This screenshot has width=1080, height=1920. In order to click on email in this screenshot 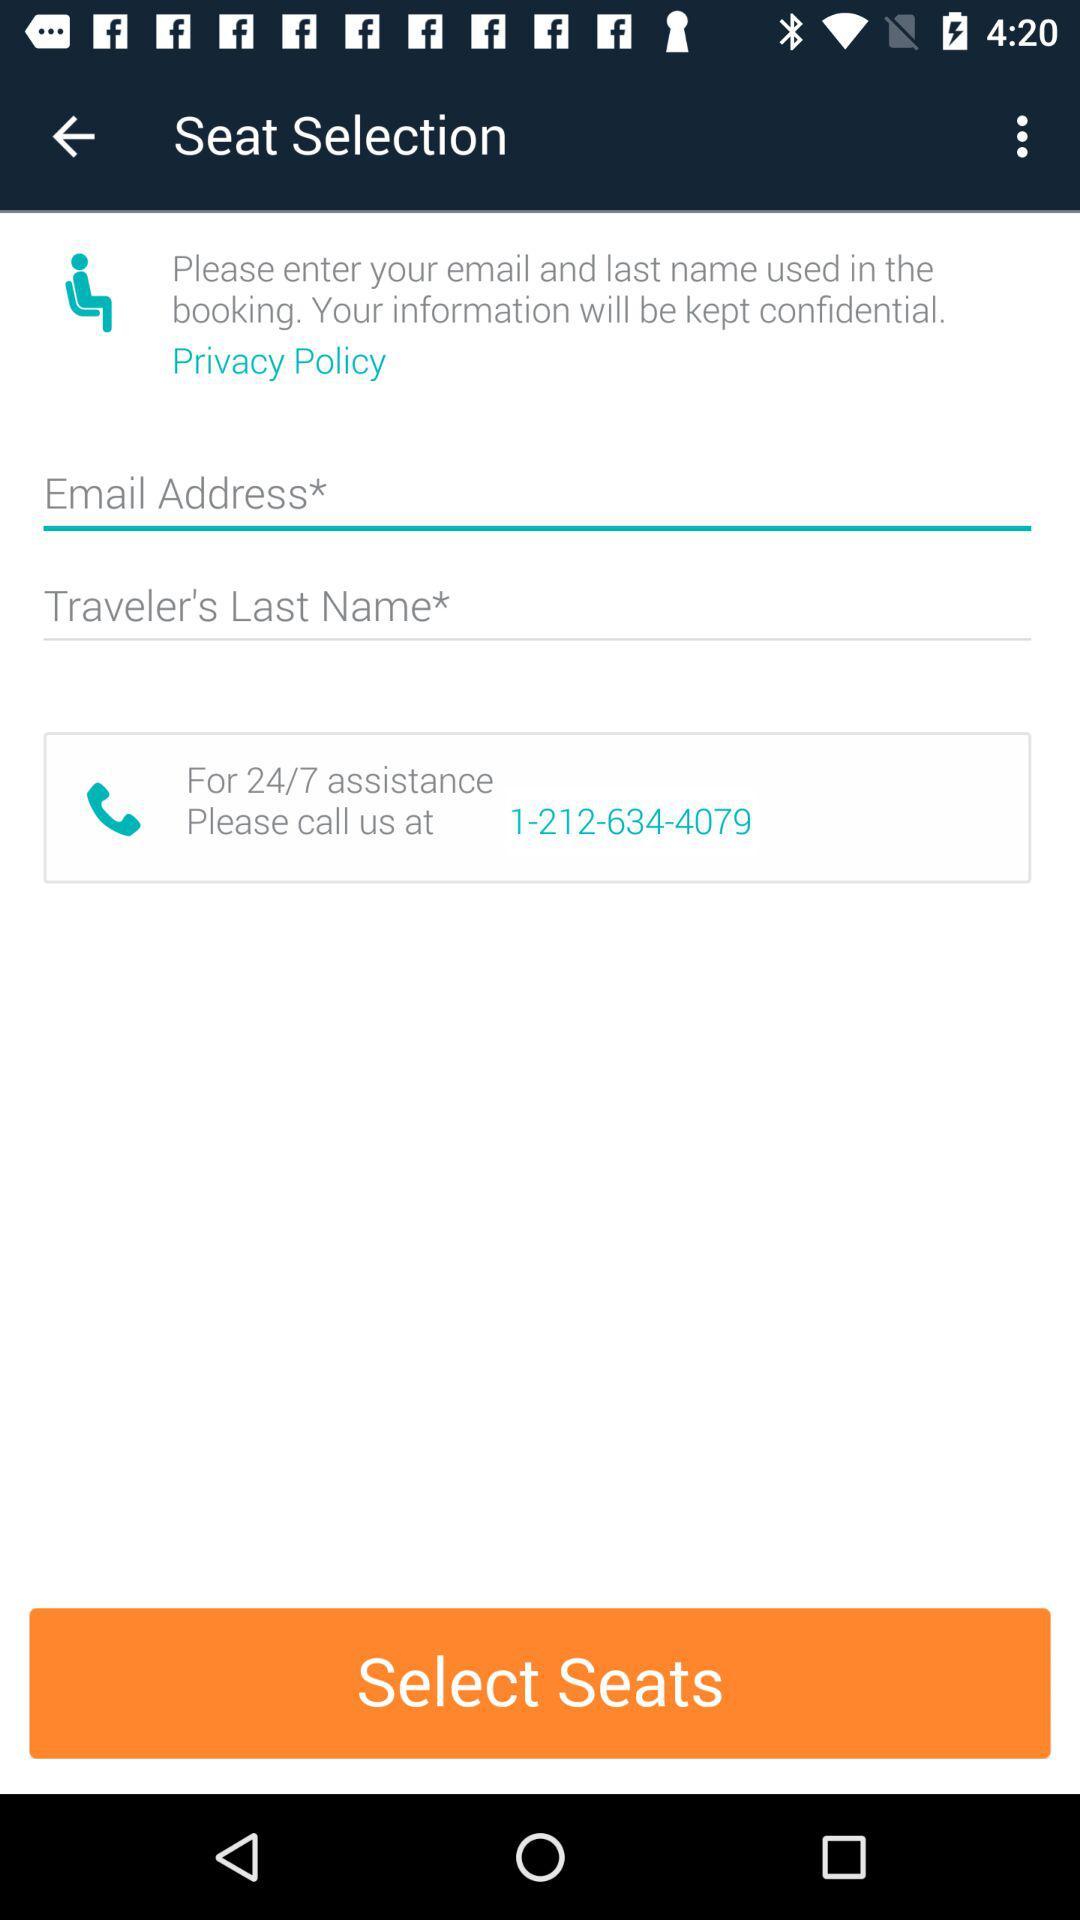, I will do `click(536, 501)`.